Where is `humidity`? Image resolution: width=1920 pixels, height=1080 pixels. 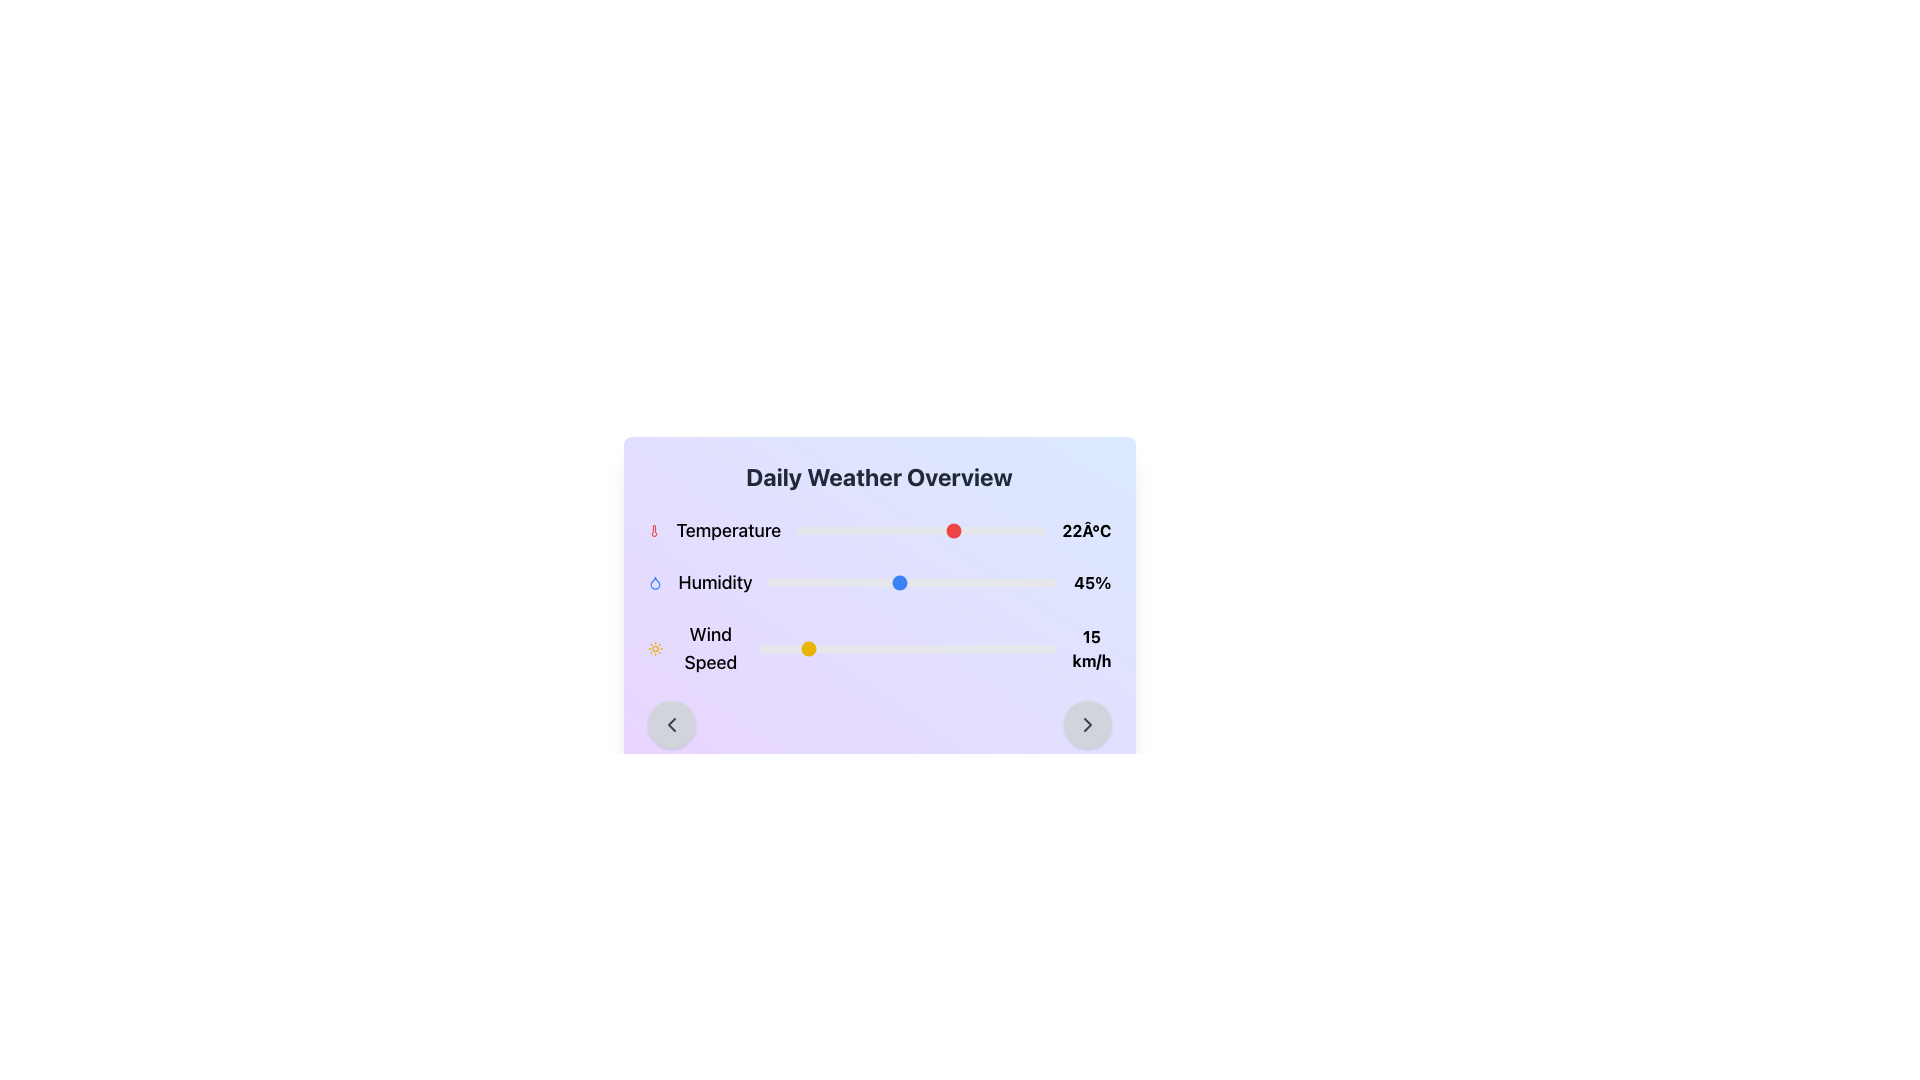
humidity is located at coordinates (815, 582).